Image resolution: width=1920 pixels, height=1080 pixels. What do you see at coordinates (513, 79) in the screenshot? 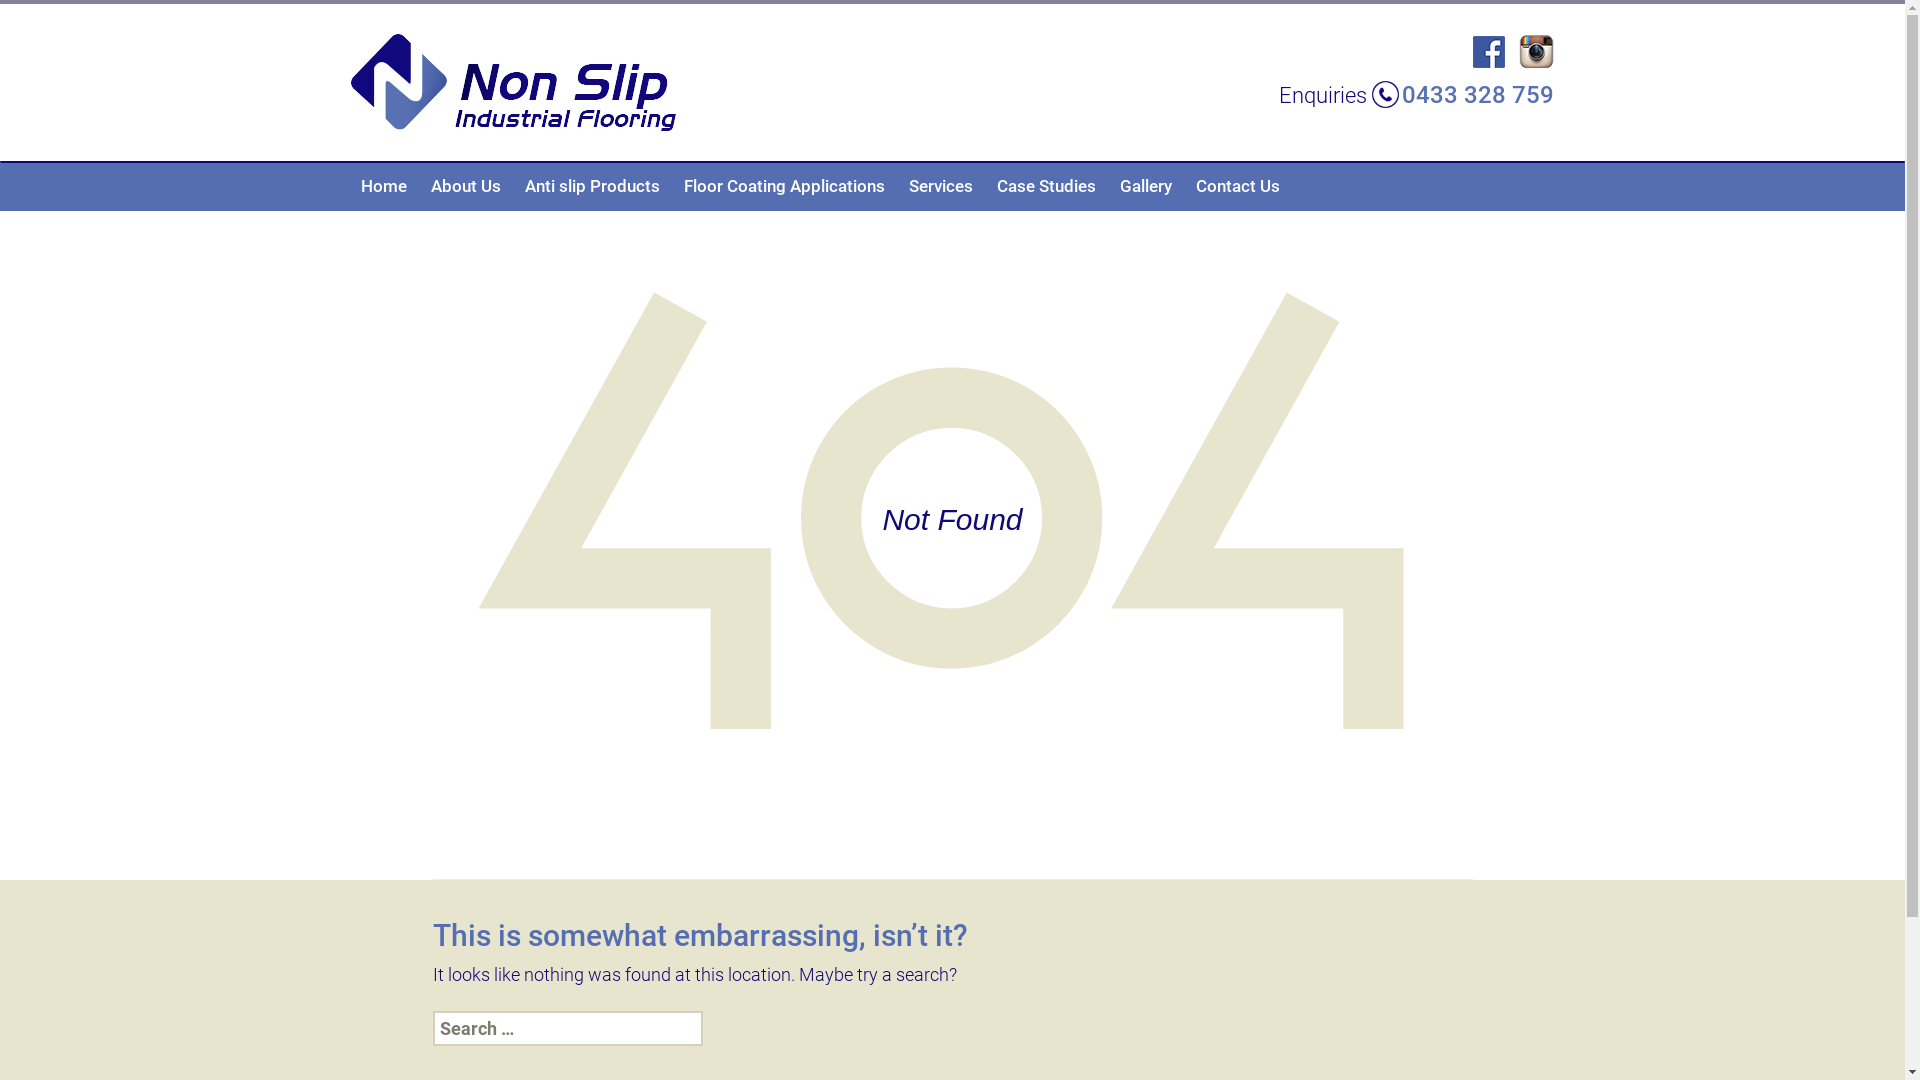
I see `'Non Slip Industrial Flooring'` at bounding box center [513, 79].